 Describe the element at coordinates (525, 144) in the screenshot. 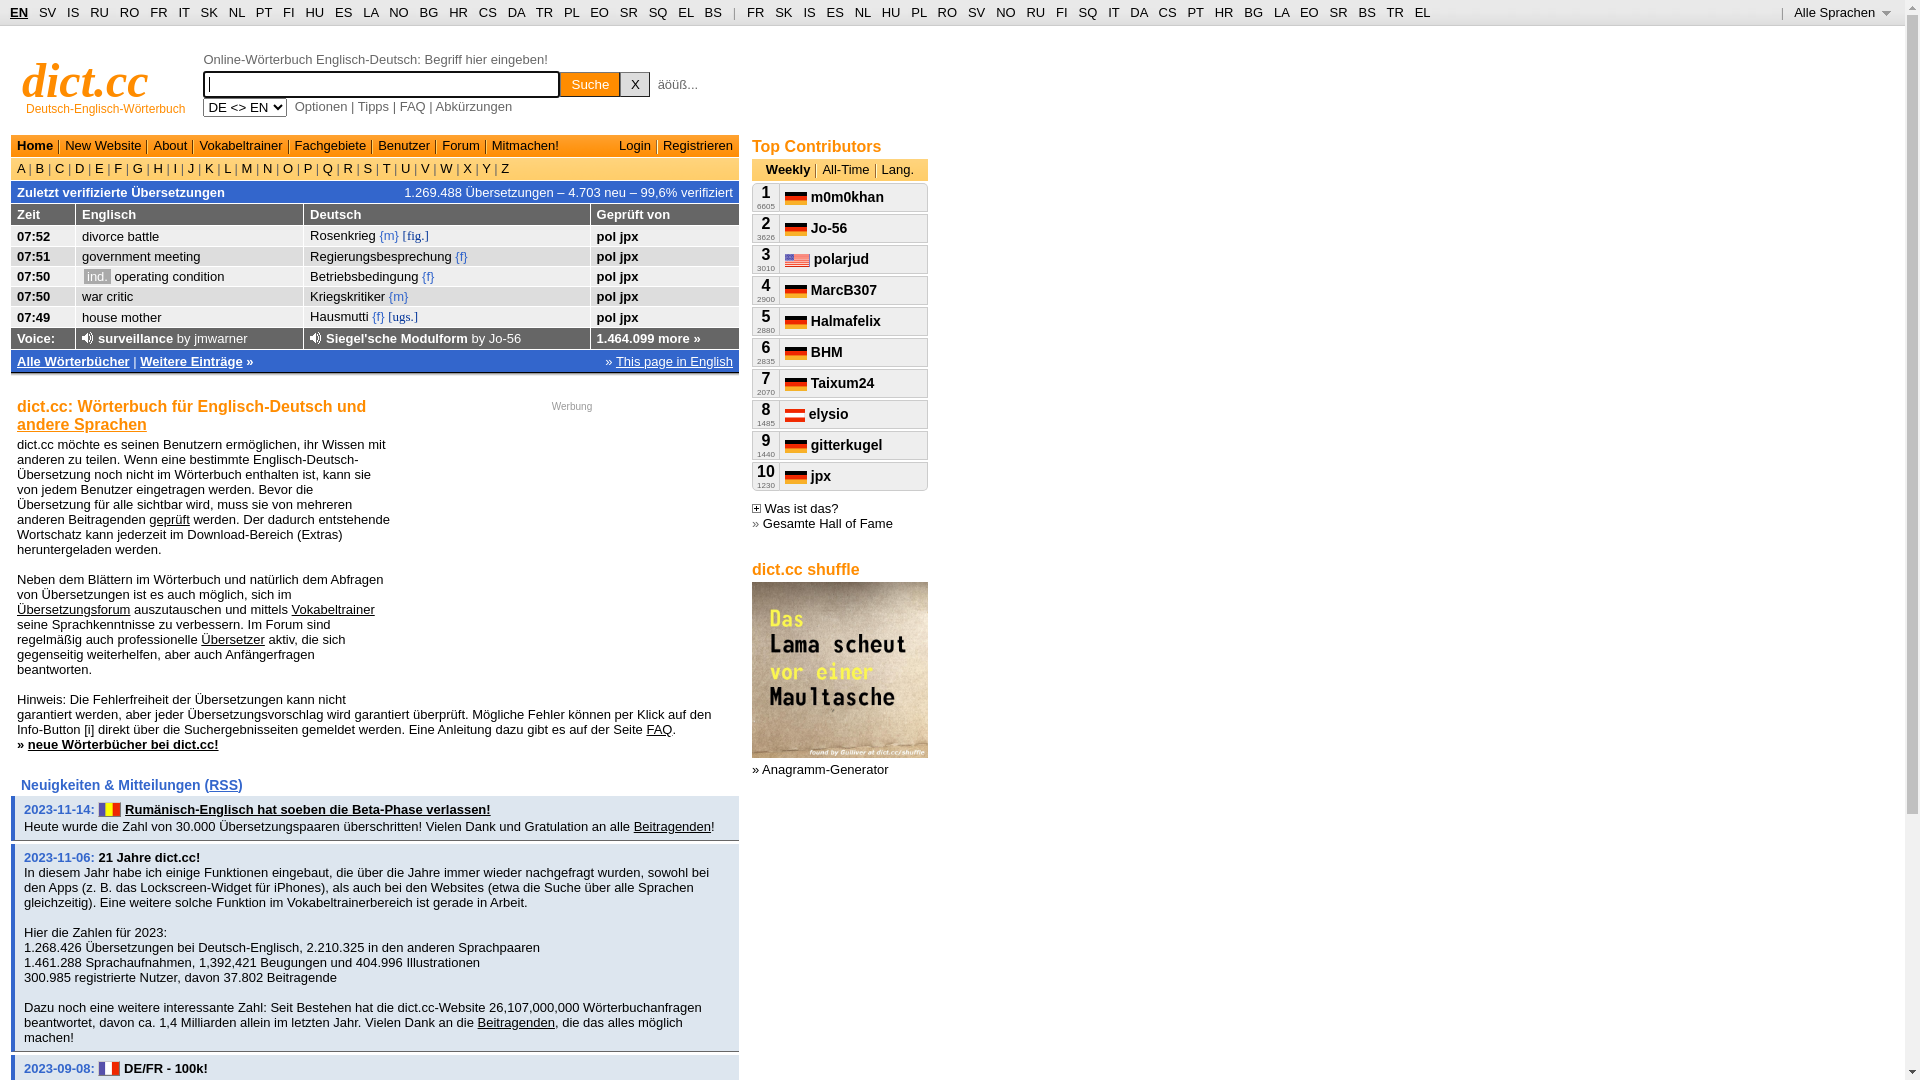

I see `'Mitmachen!'` at that location.